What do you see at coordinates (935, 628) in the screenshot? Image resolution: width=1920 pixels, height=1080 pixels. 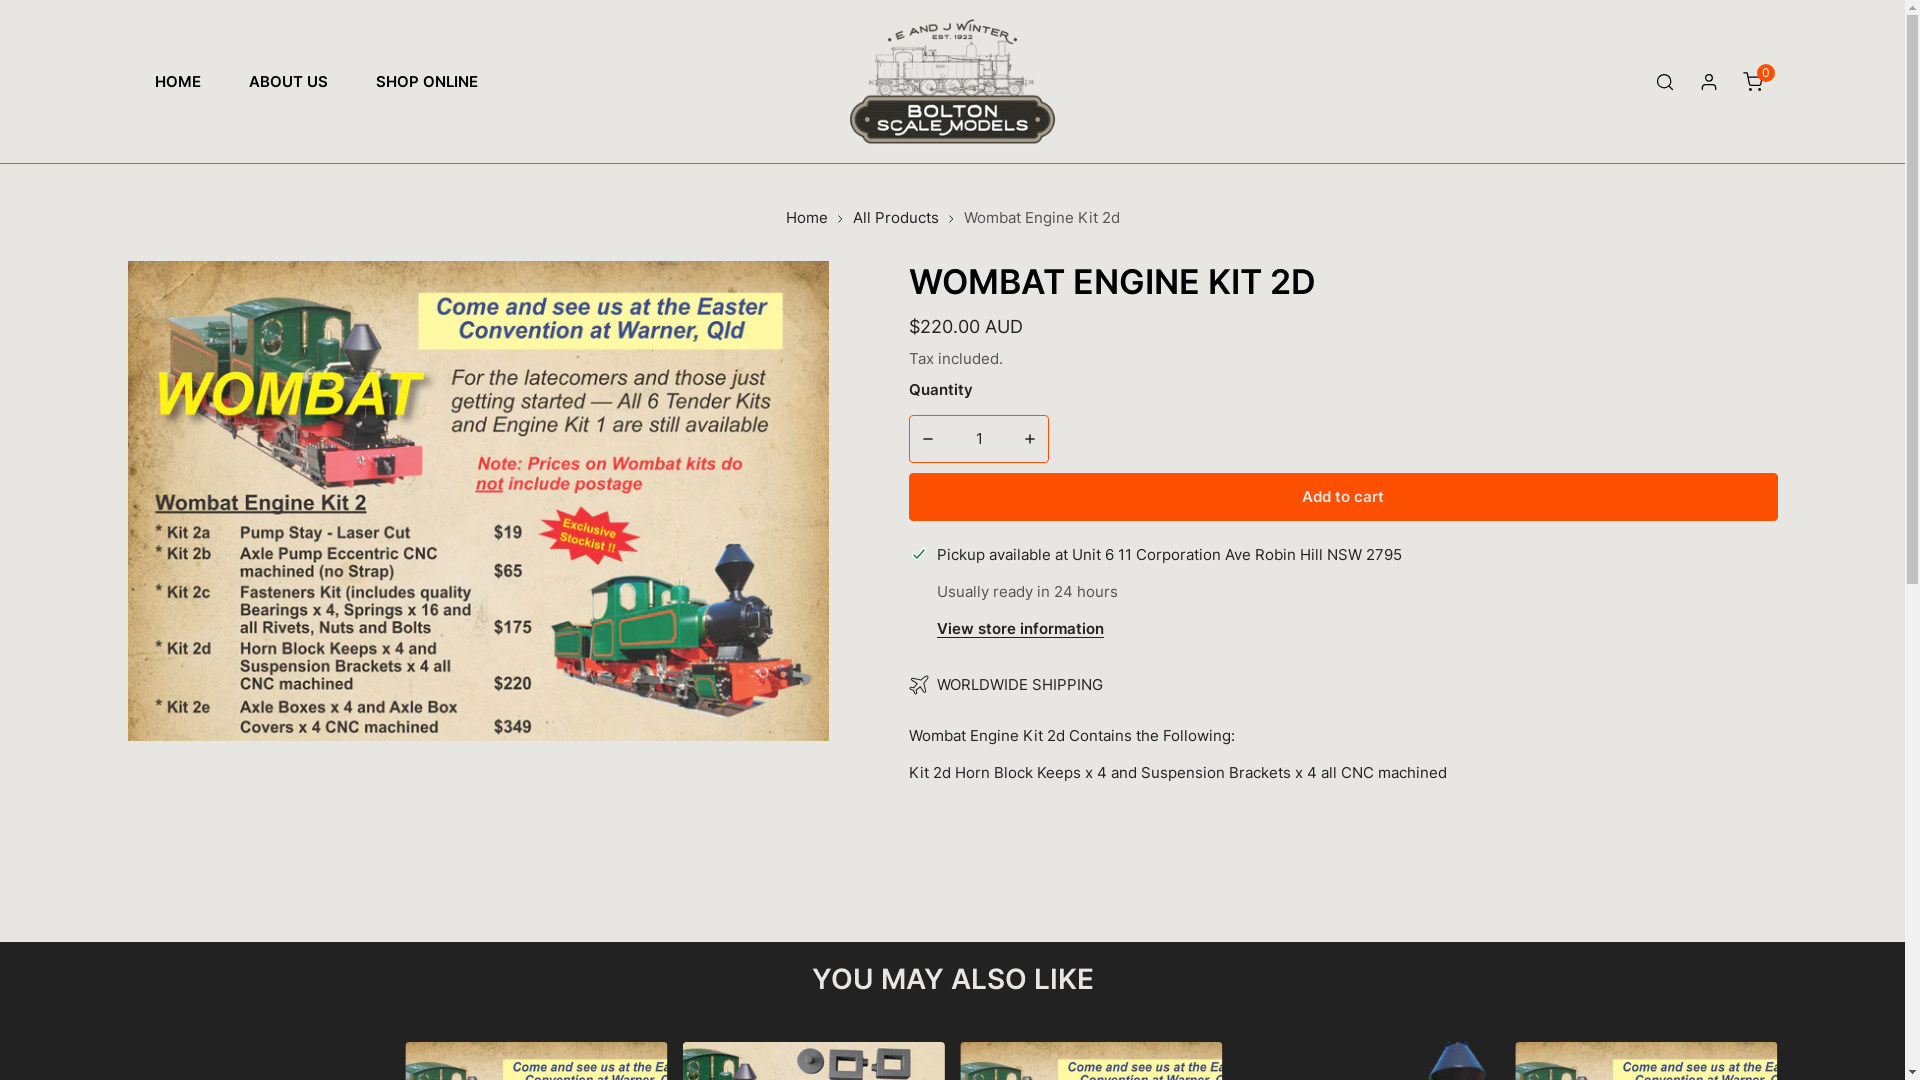 I see `'View store information'` at bounding box center [935, 628].